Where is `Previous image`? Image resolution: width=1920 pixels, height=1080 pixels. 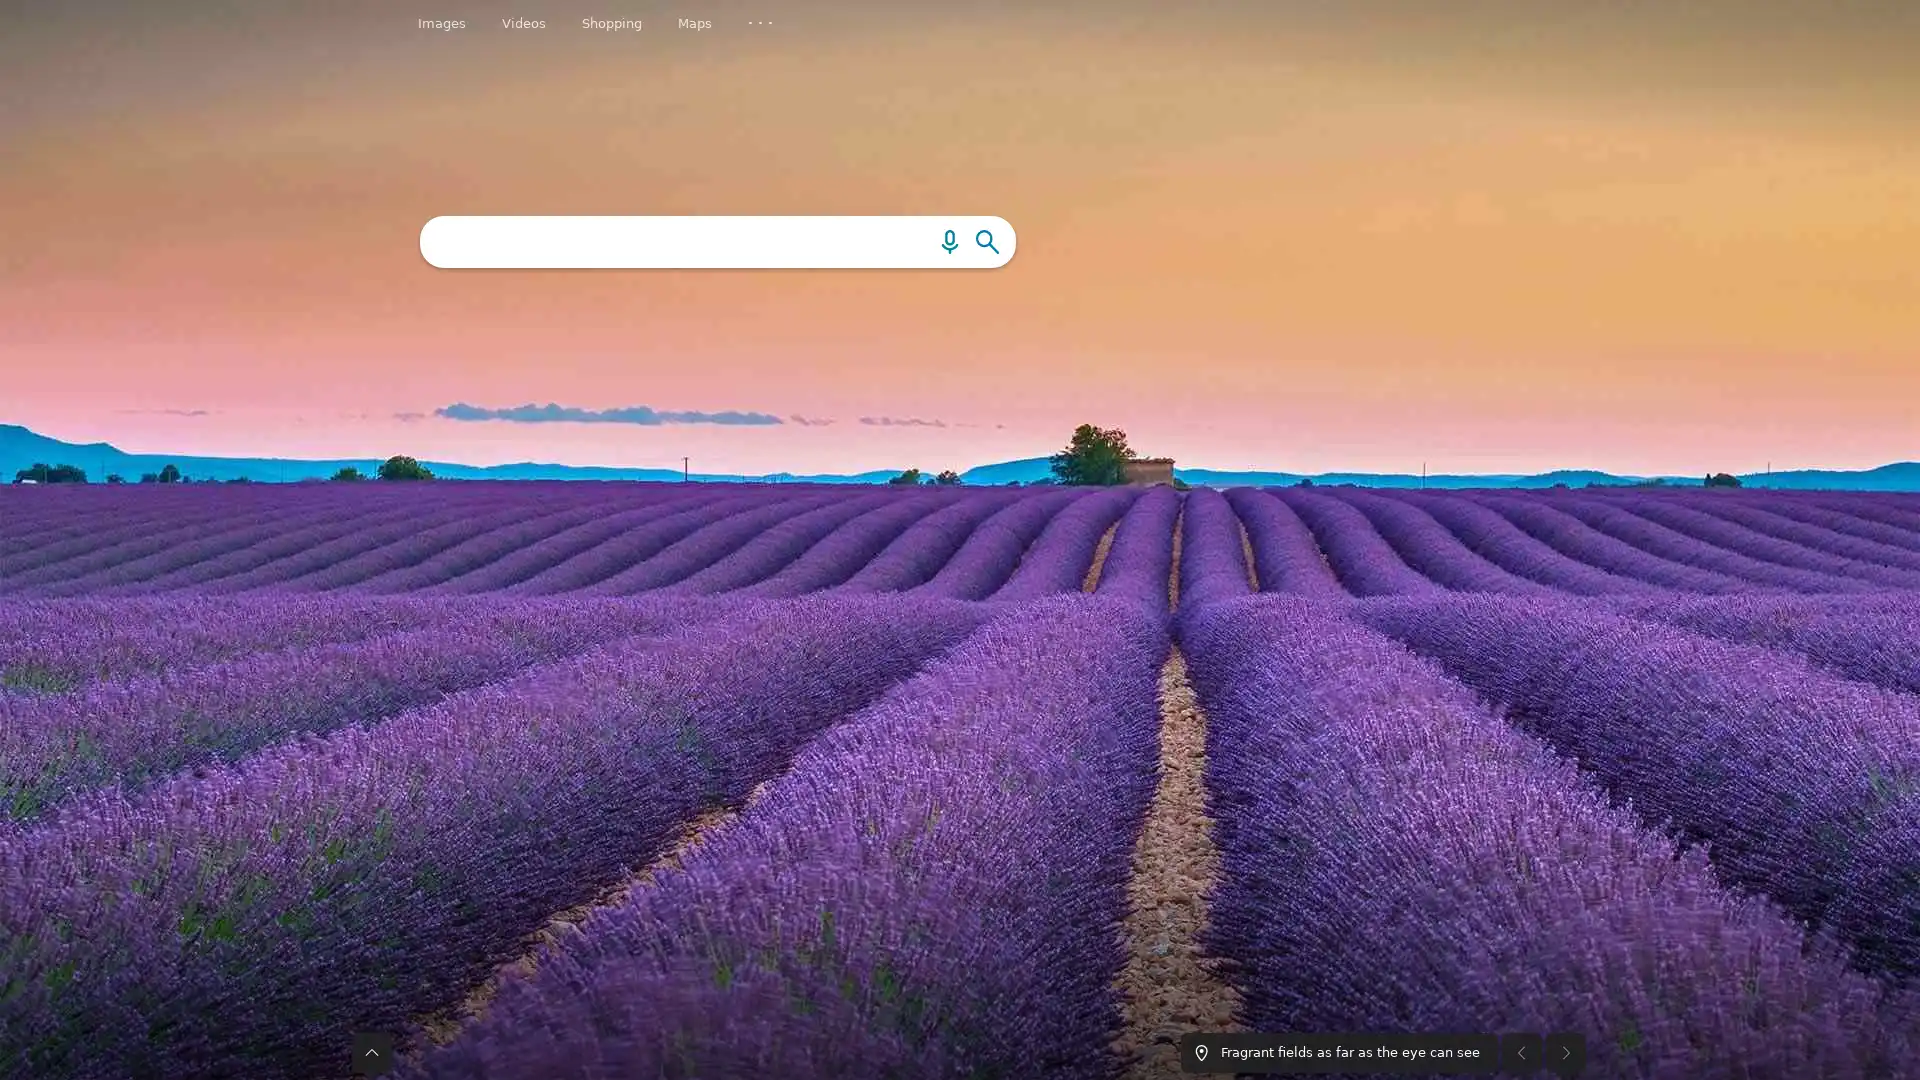 Previous image is located at coordinates (1520, 715).